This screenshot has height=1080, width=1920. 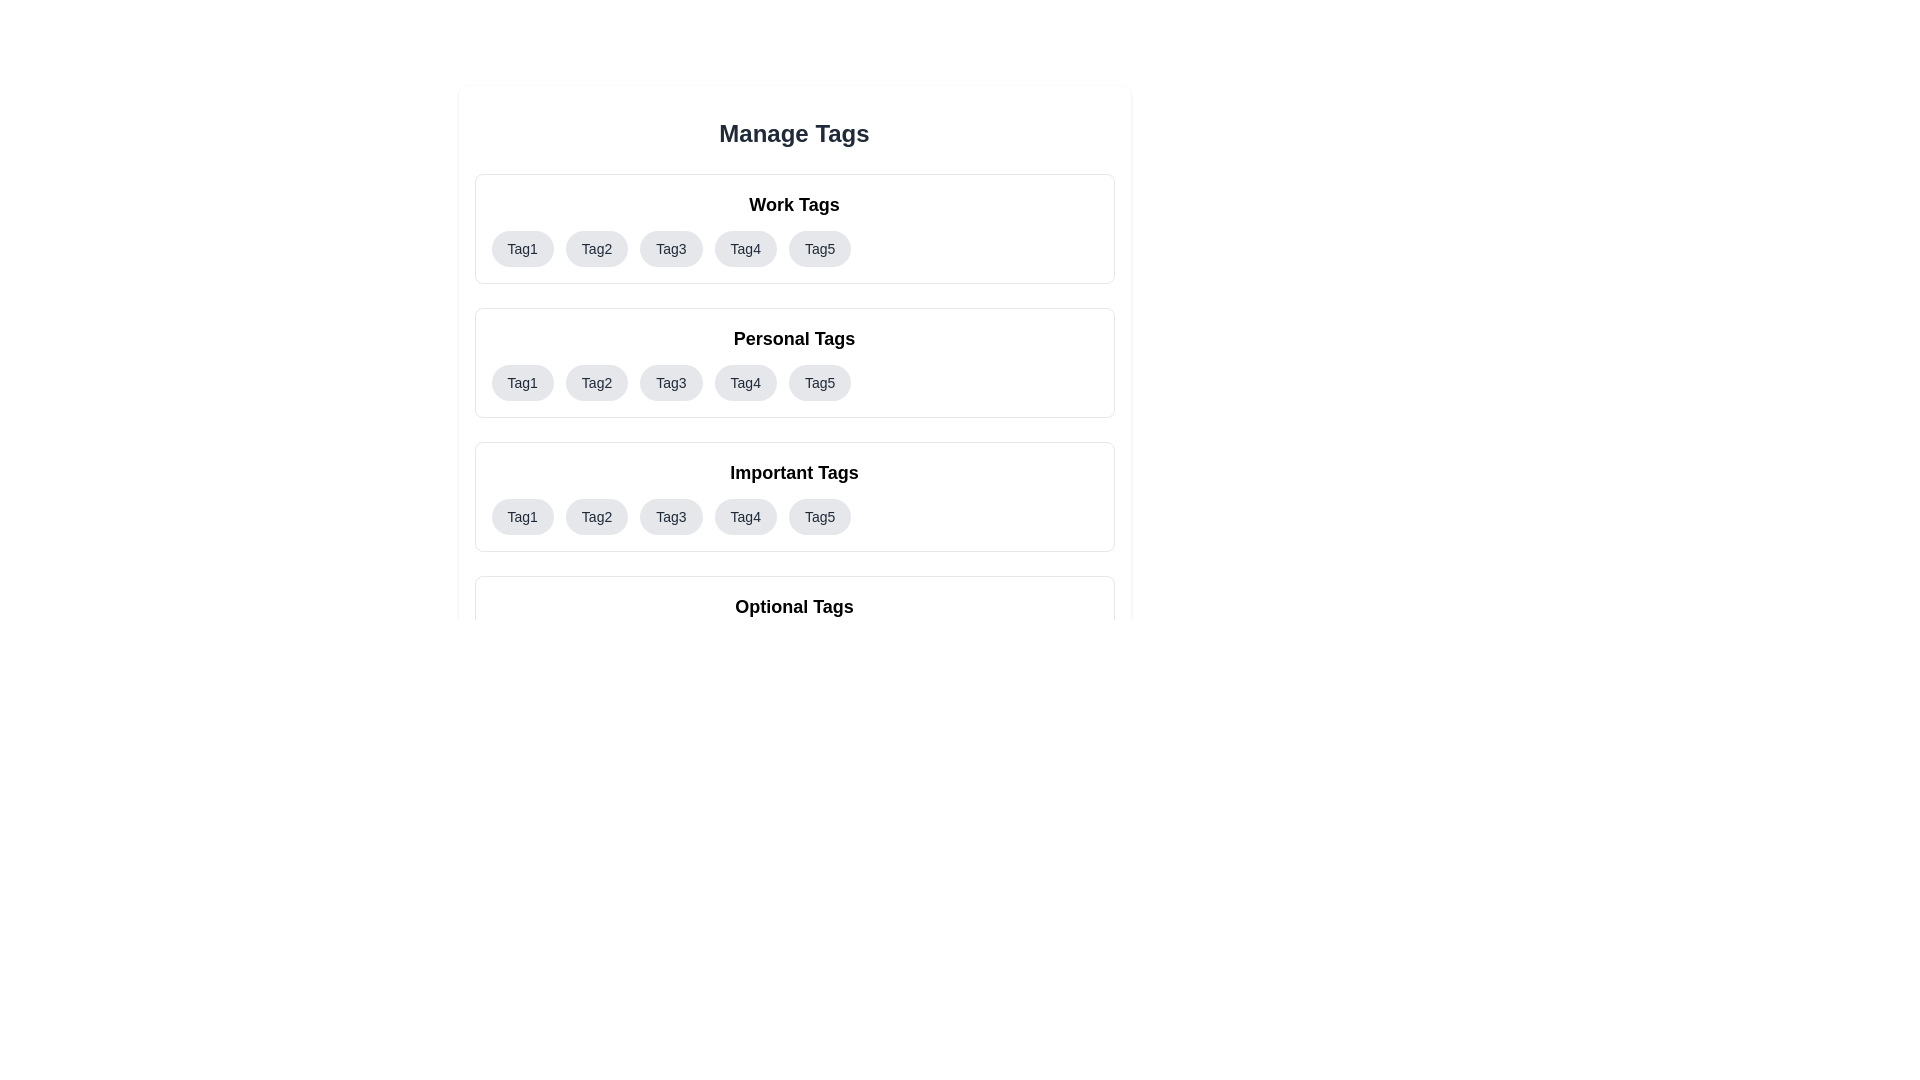 I want to click on the fifth button in the 'Important Tags' section, so click(x=820, y=515).